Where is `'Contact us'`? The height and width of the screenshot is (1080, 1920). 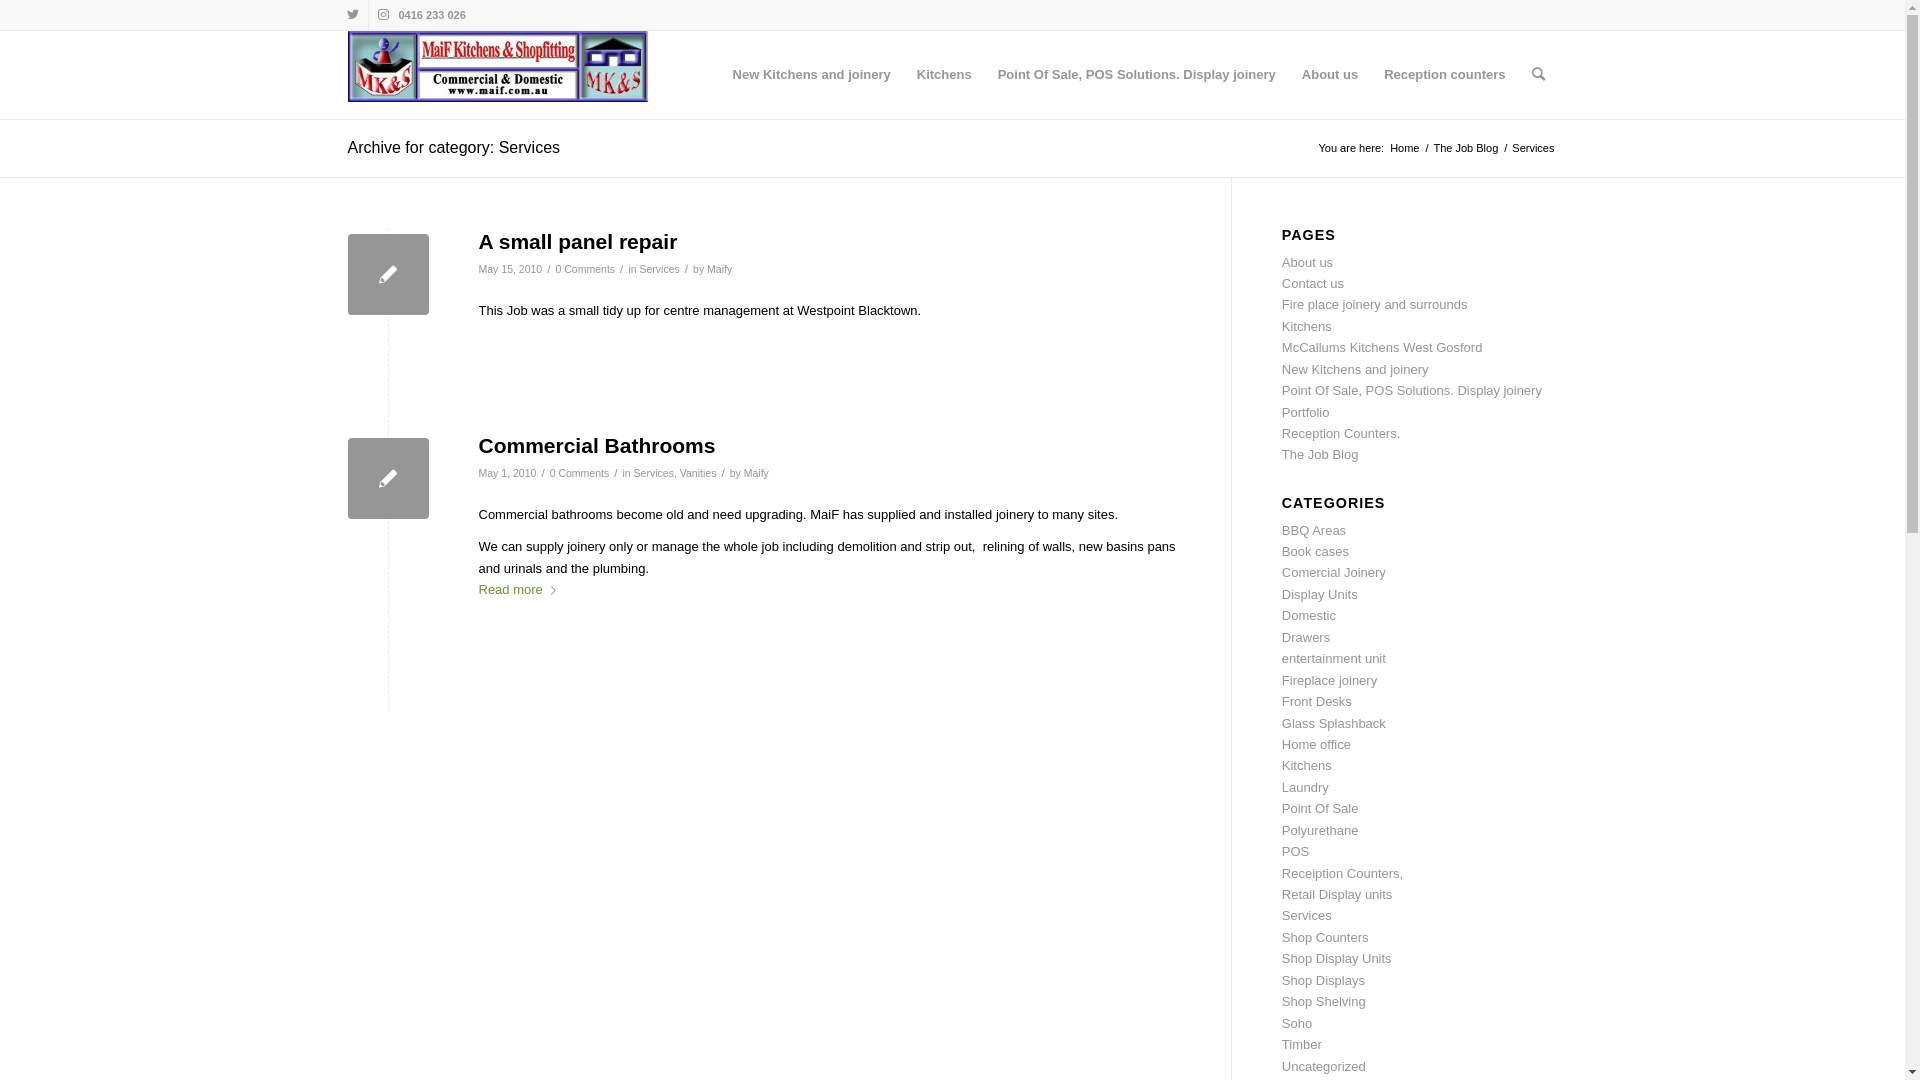 'Contact us' is located at coordinates (1313, 283).